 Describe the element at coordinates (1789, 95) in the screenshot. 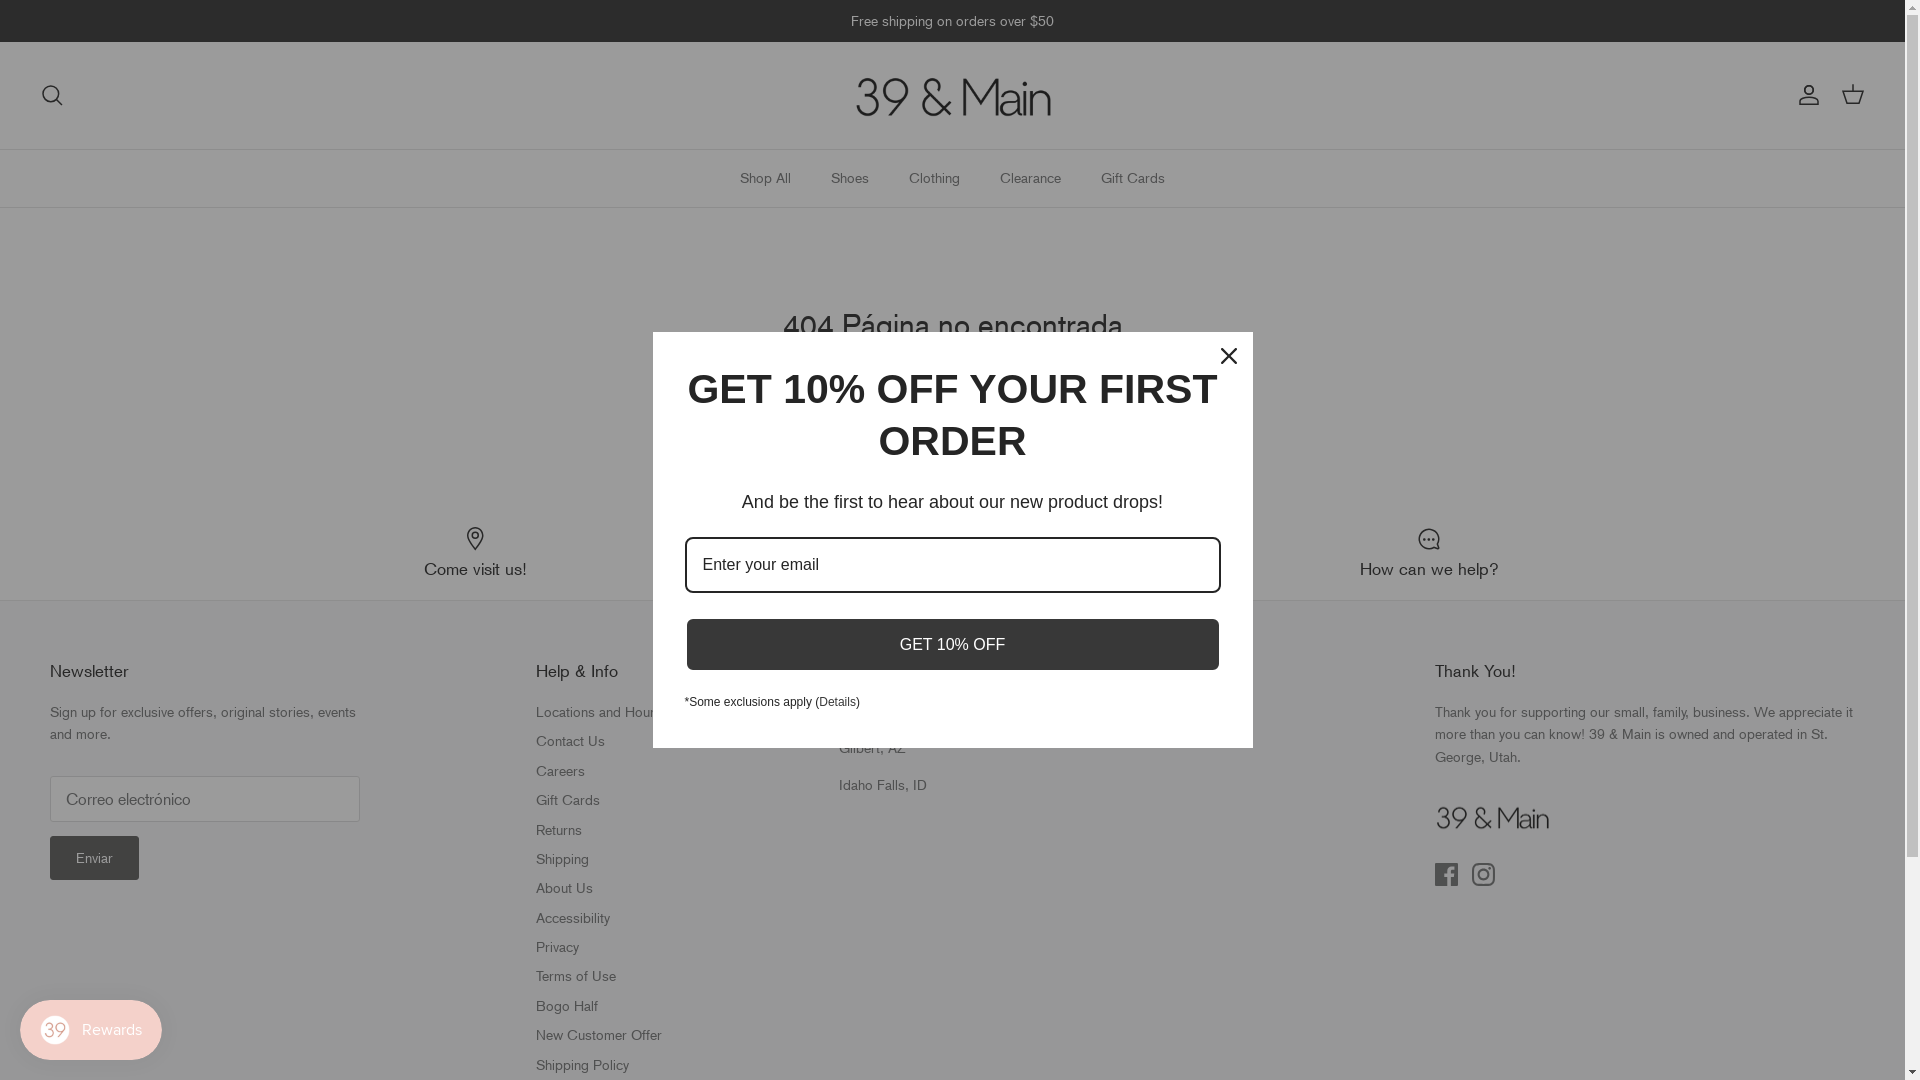

I see `'Cuenta'` at that location.